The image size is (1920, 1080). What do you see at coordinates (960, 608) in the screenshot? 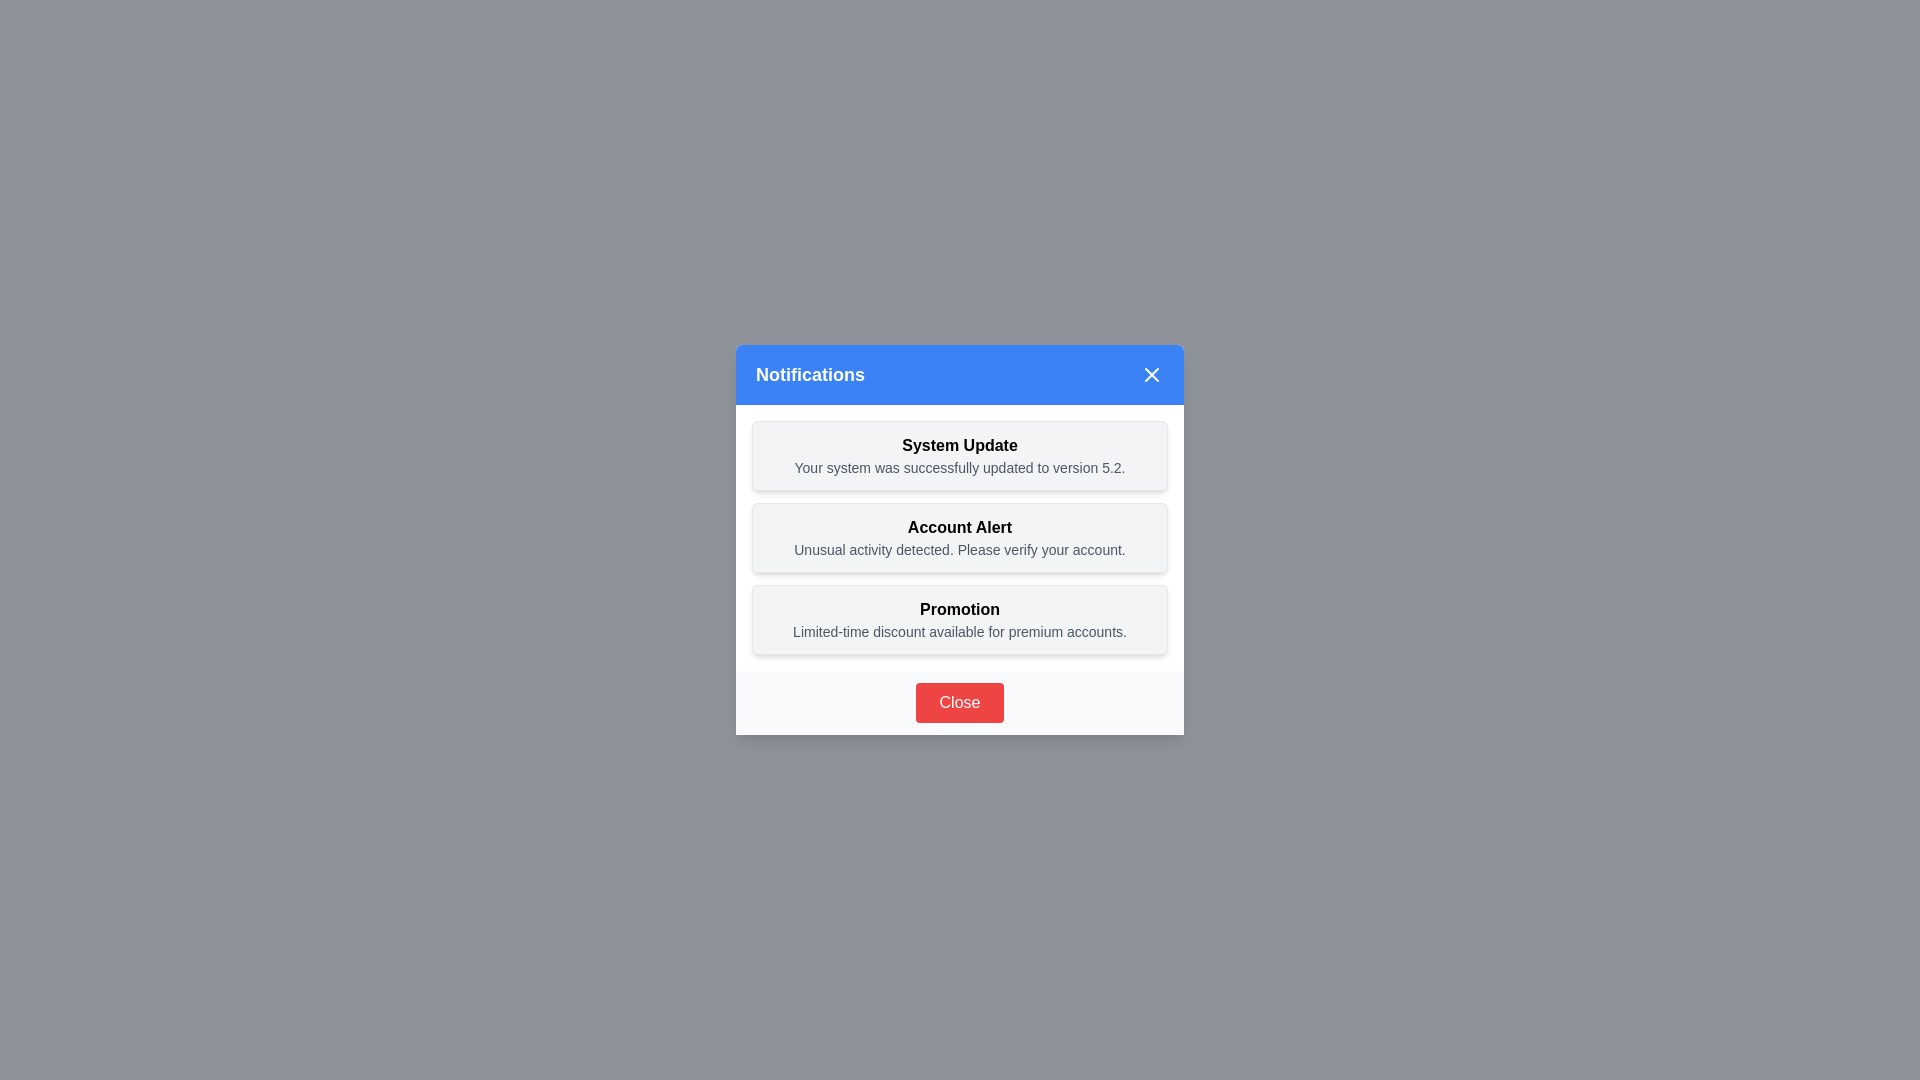
I see `the text content of the Text label, which serves as a title for the notification context, positioned at the center bottom of the notification card` at bounding box center [960, 608].